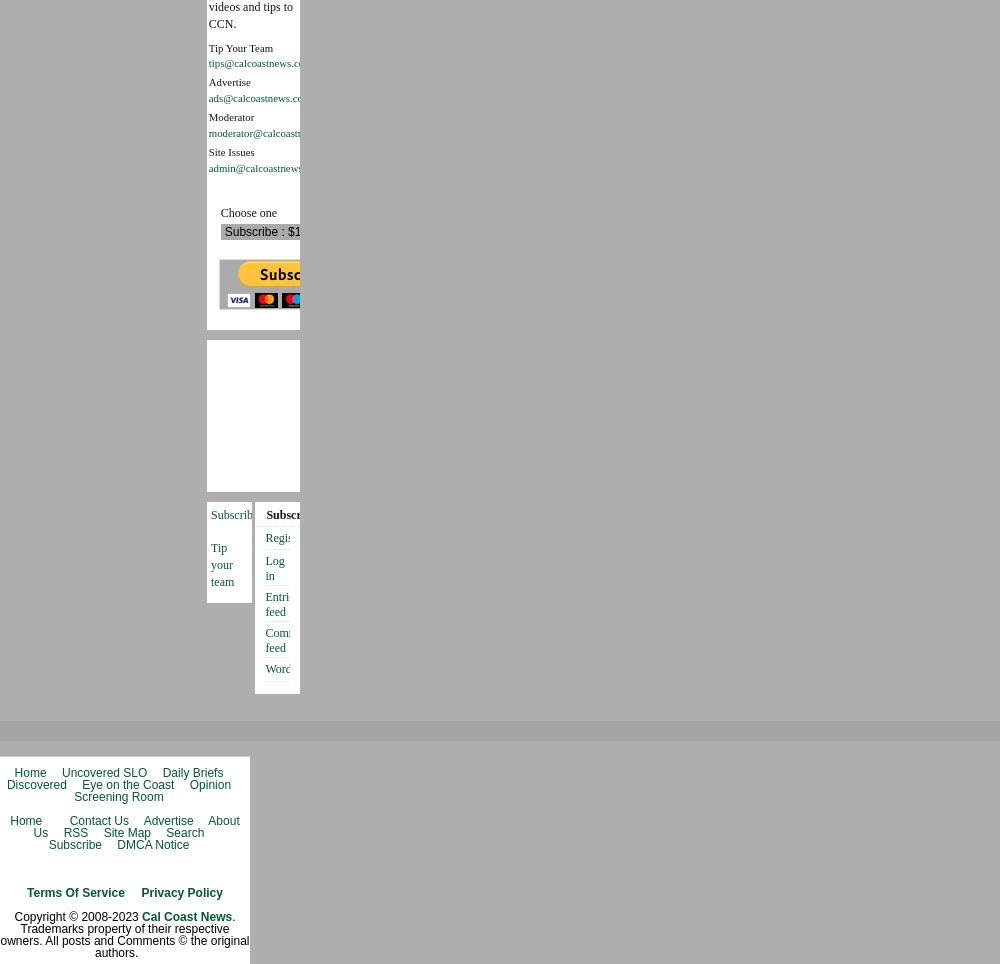 Image resolution: width=1000 pixels, height=964 pixels. Describe the element at coordinates (117, 795) in the screenshot. I see `'Screening Room'` at that location.